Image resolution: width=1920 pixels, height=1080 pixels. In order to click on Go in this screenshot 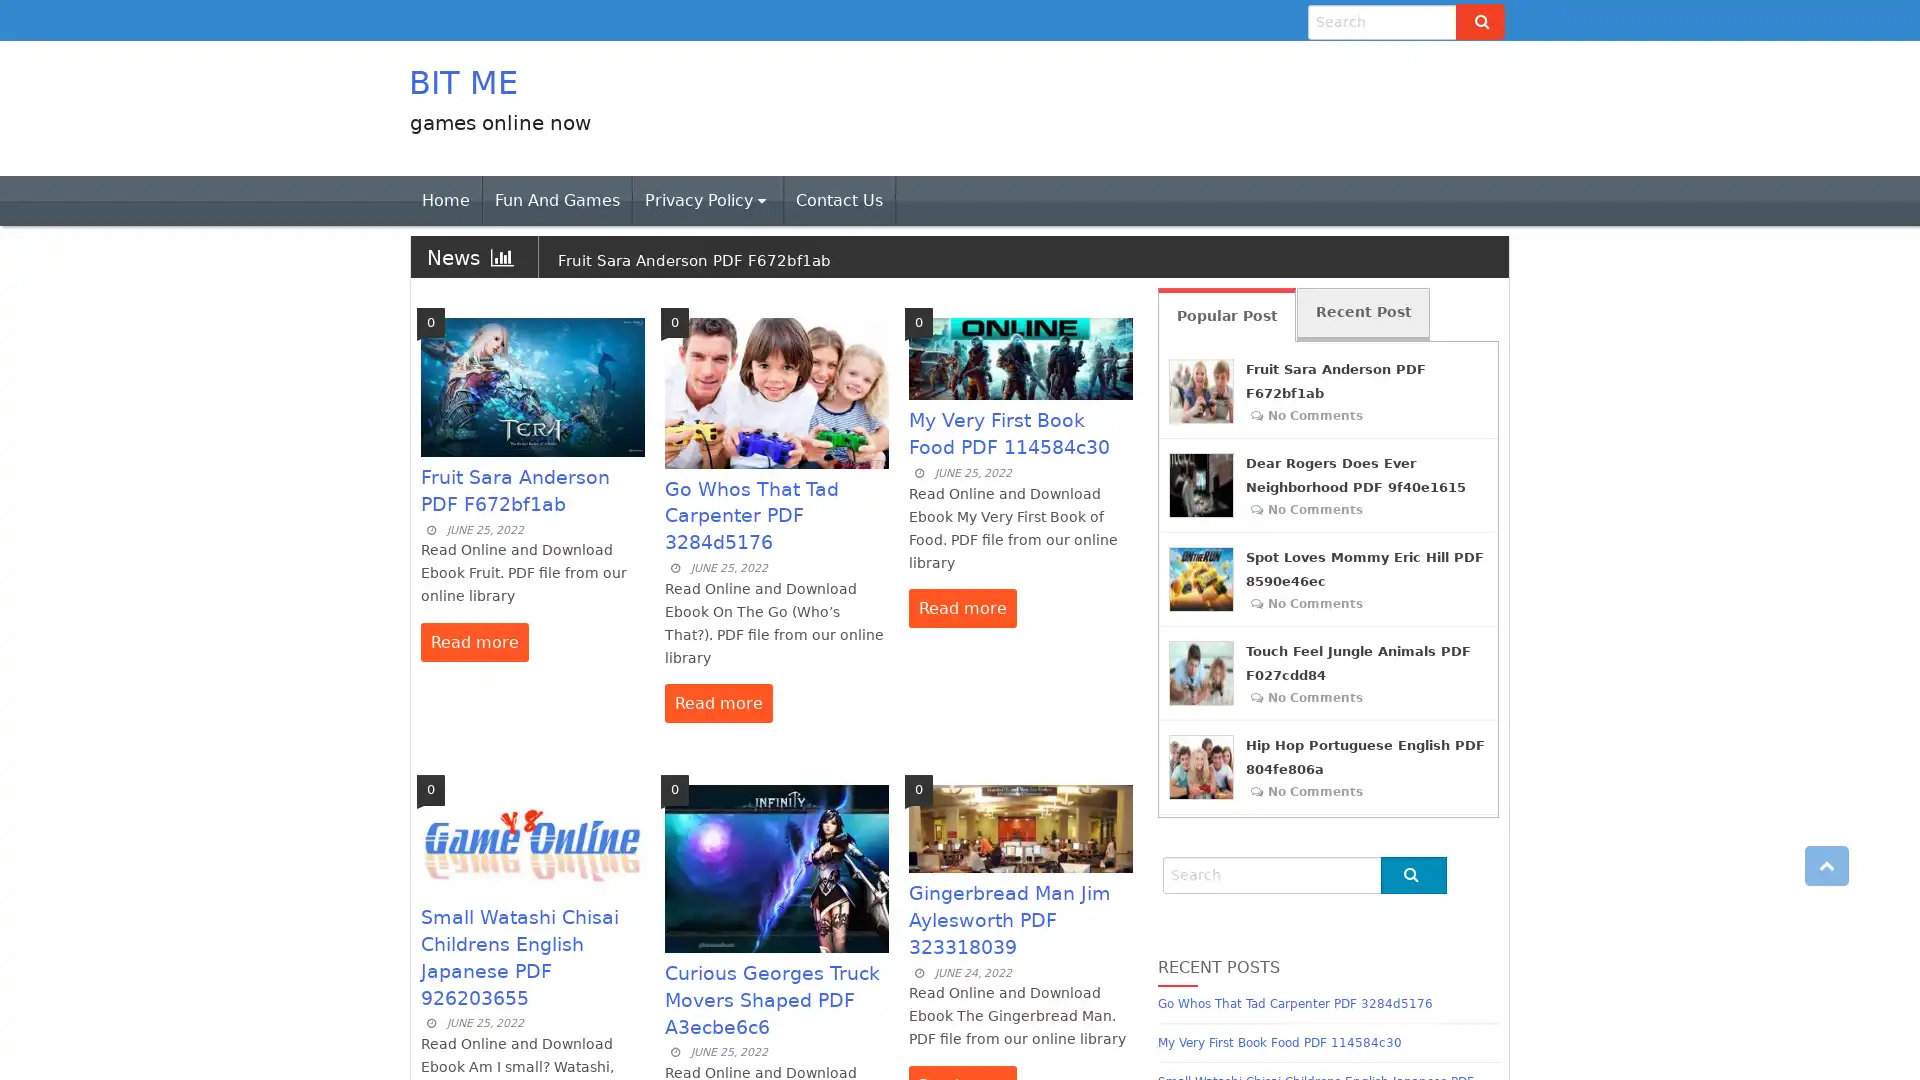, I will do `click(1480, 20)`.